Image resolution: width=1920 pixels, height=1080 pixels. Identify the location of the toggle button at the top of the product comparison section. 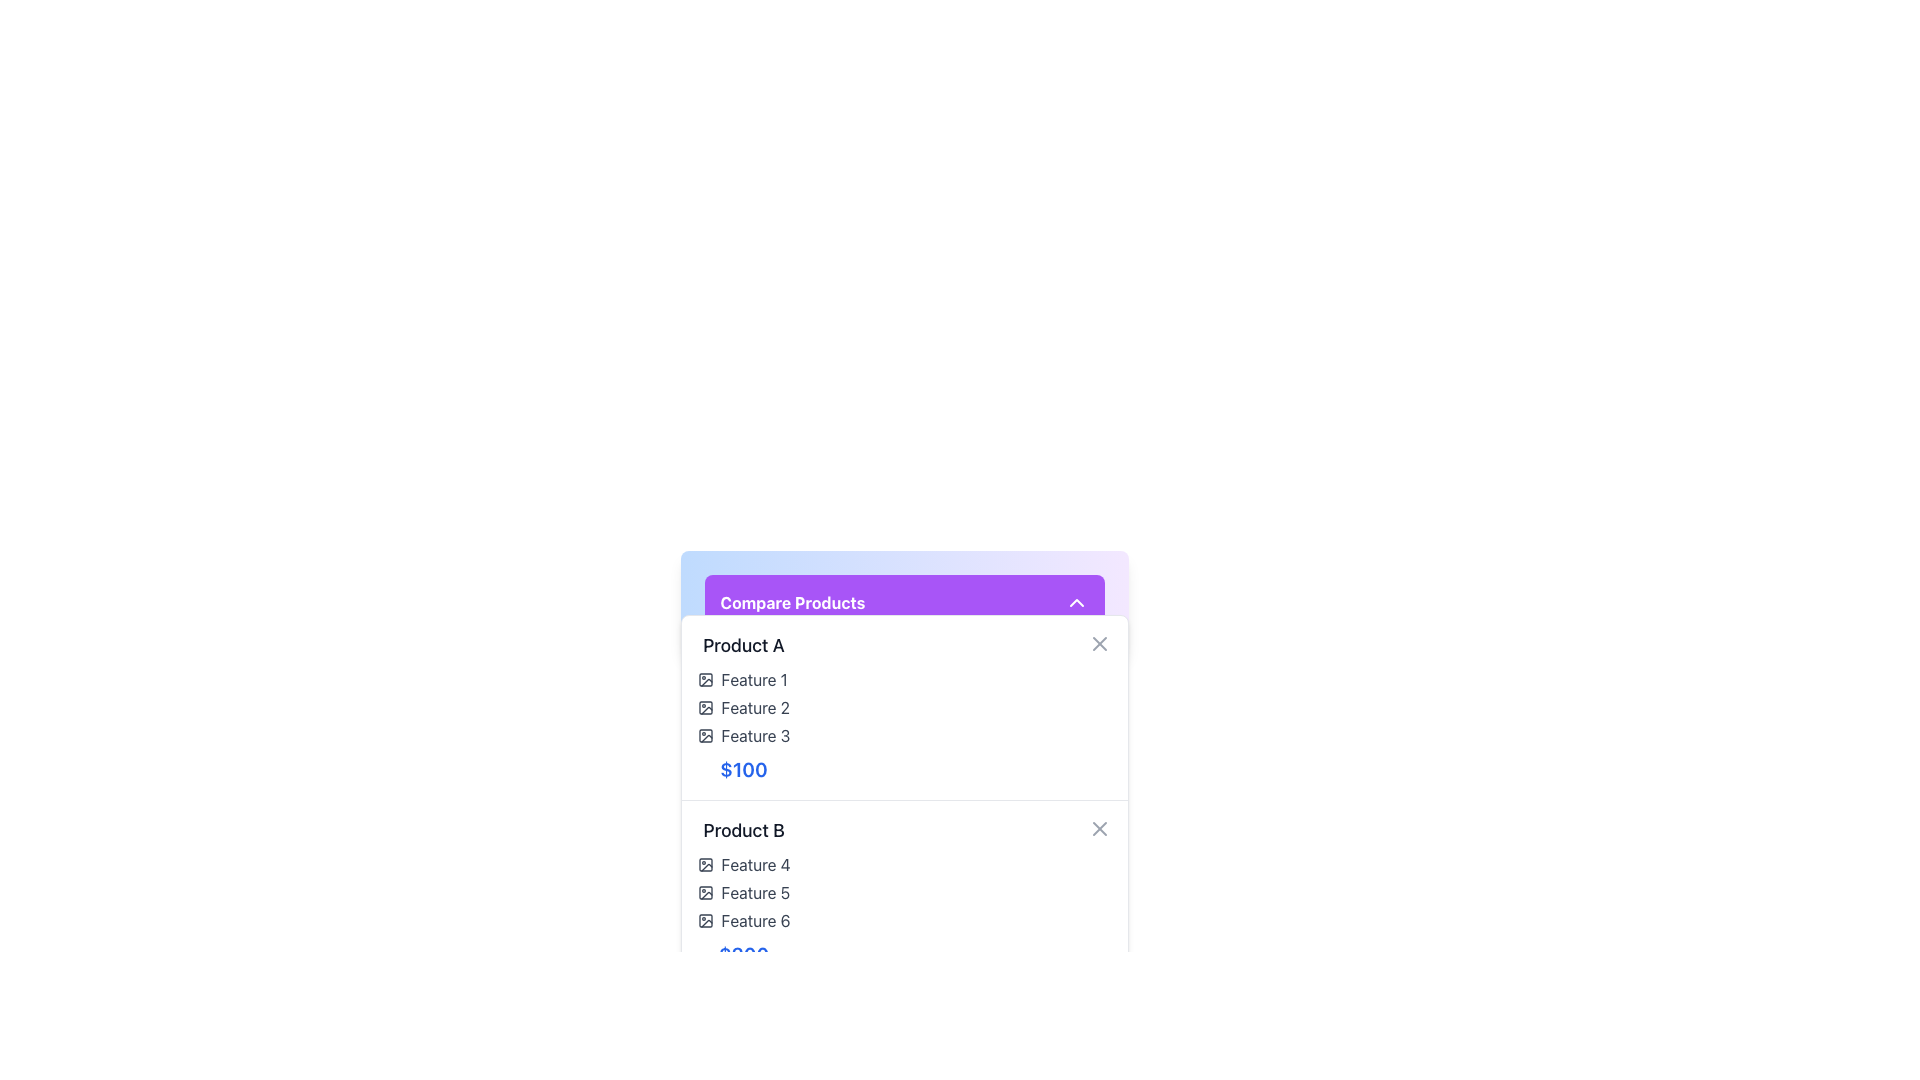
(903, 601).